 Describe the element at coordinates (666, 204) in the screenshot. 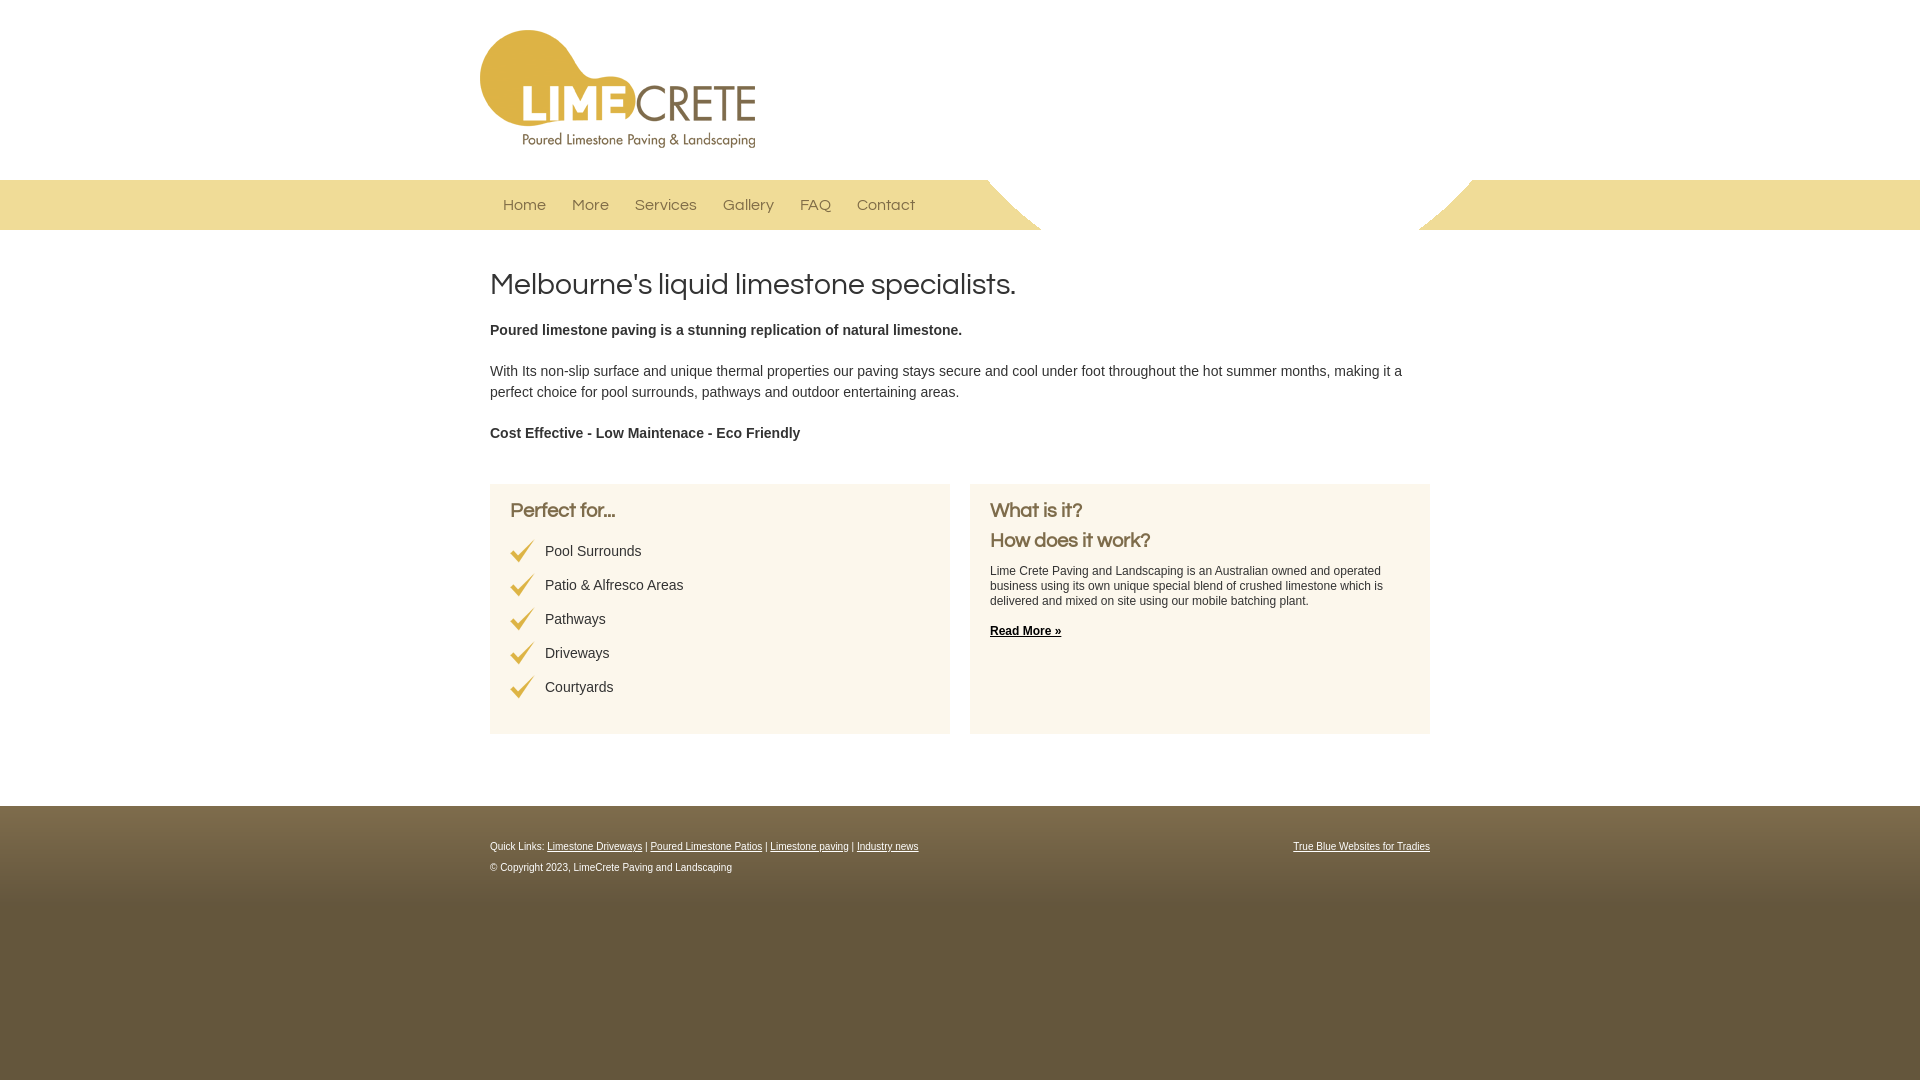

I see `'Services'` at that location.